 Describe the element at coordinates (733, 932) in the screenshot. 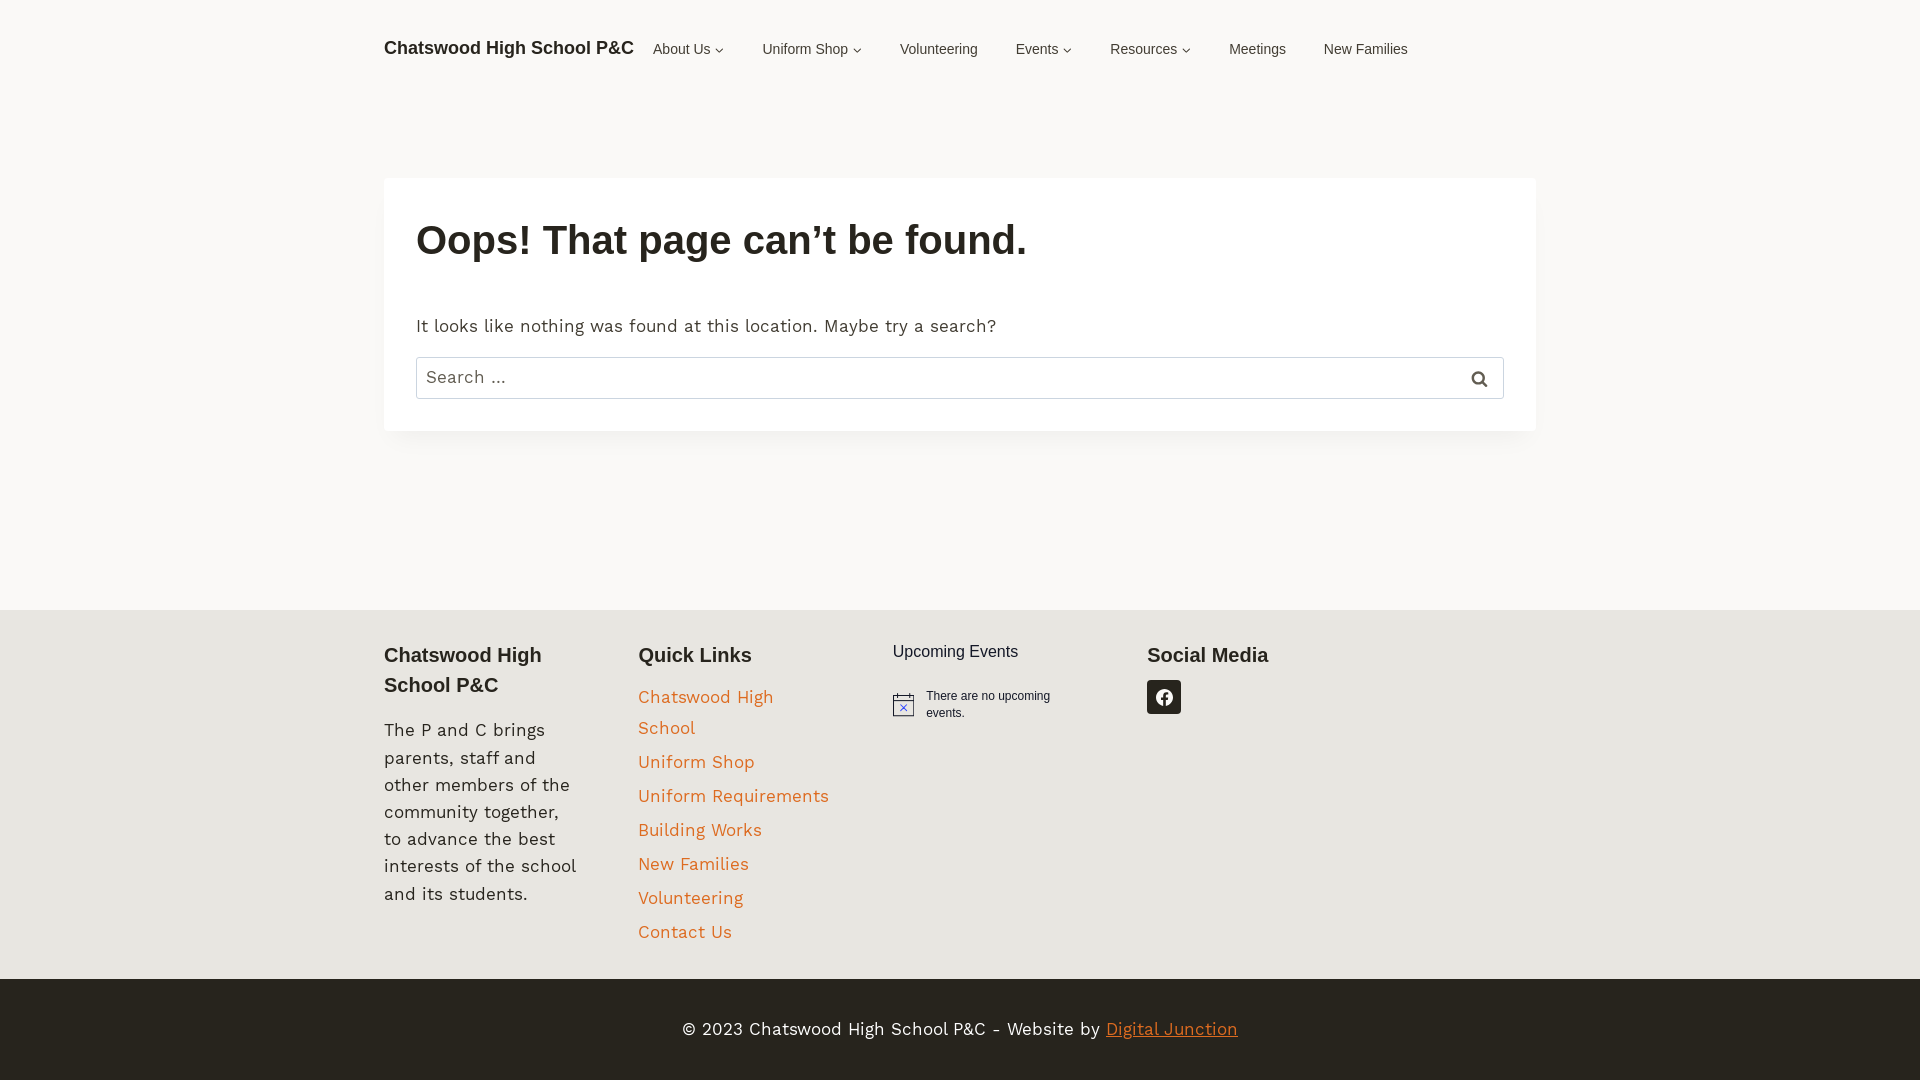

I see `'Contact Us'` at that location.